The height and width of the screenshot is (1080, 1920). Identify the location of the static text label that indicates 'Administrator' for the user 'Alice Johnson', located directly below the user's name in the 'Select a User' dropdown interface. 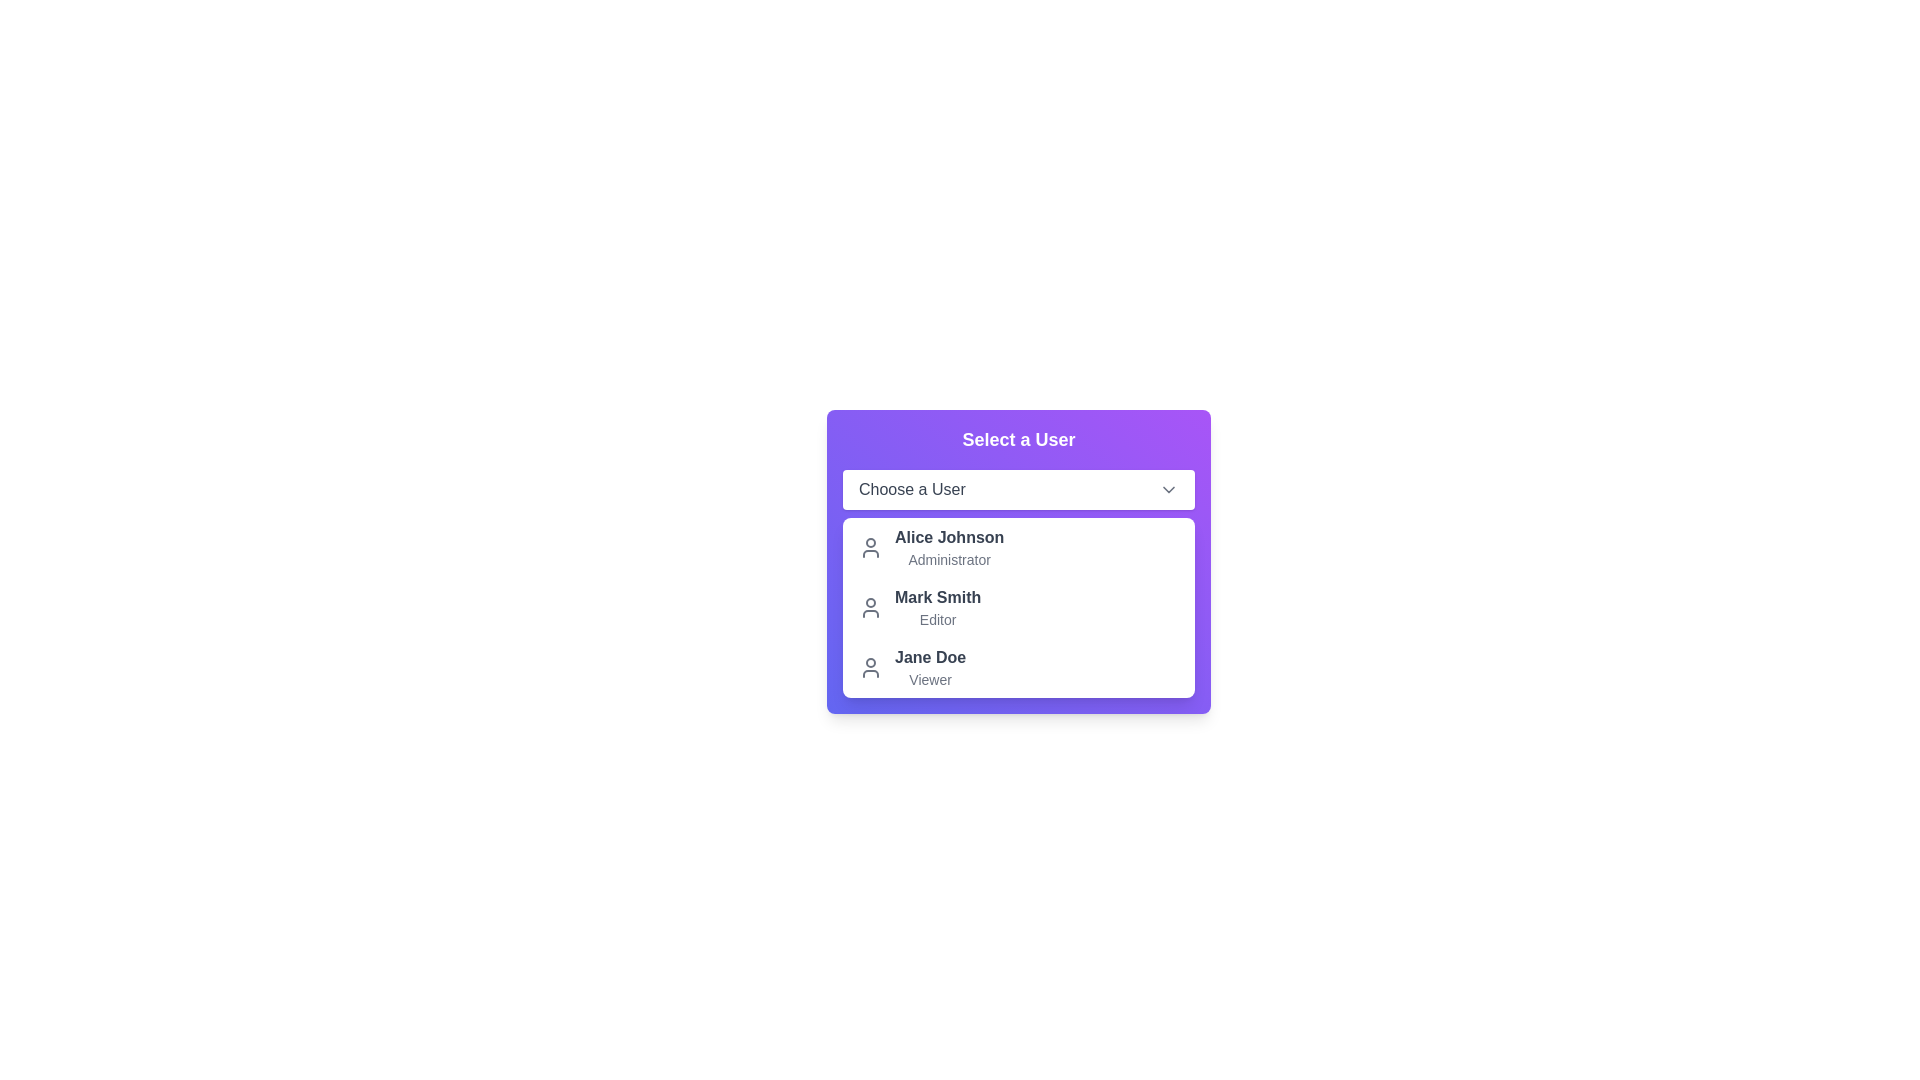
(948, 559).